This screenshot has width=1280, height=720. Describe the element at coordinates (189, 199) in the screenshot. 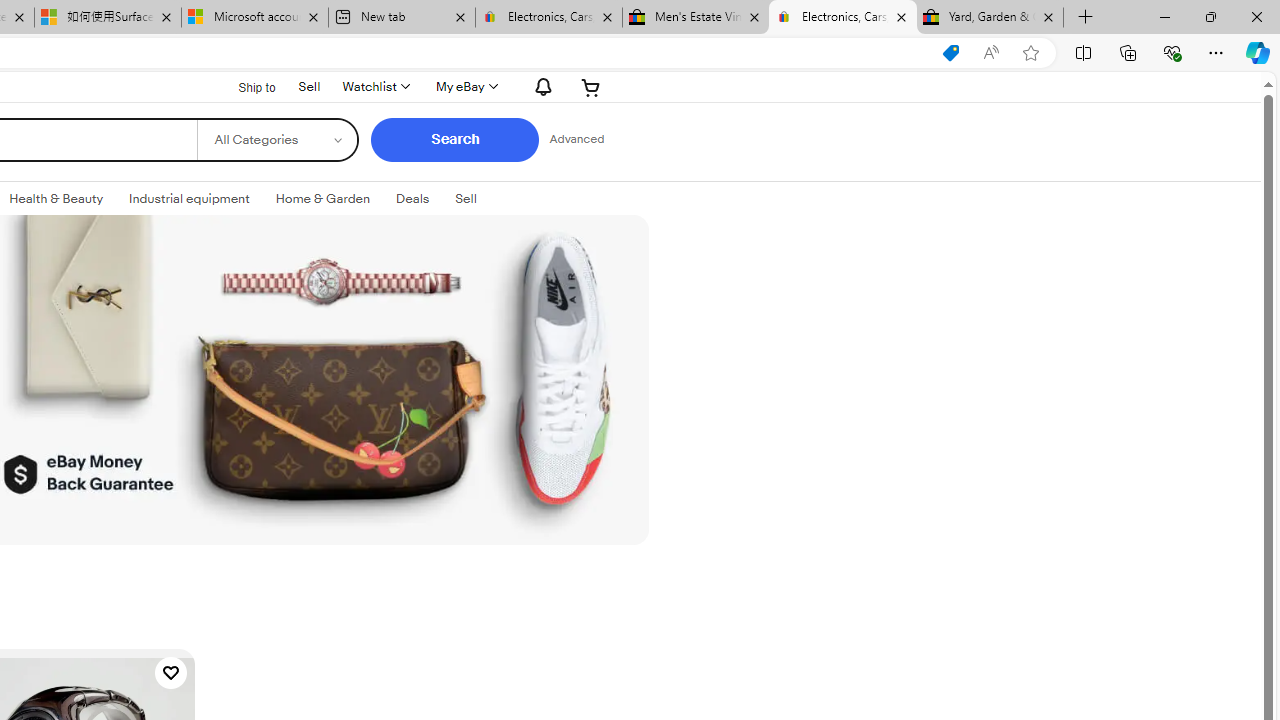

I see `'Industrial equipmentExpand: Industrial equipment'` at that location.